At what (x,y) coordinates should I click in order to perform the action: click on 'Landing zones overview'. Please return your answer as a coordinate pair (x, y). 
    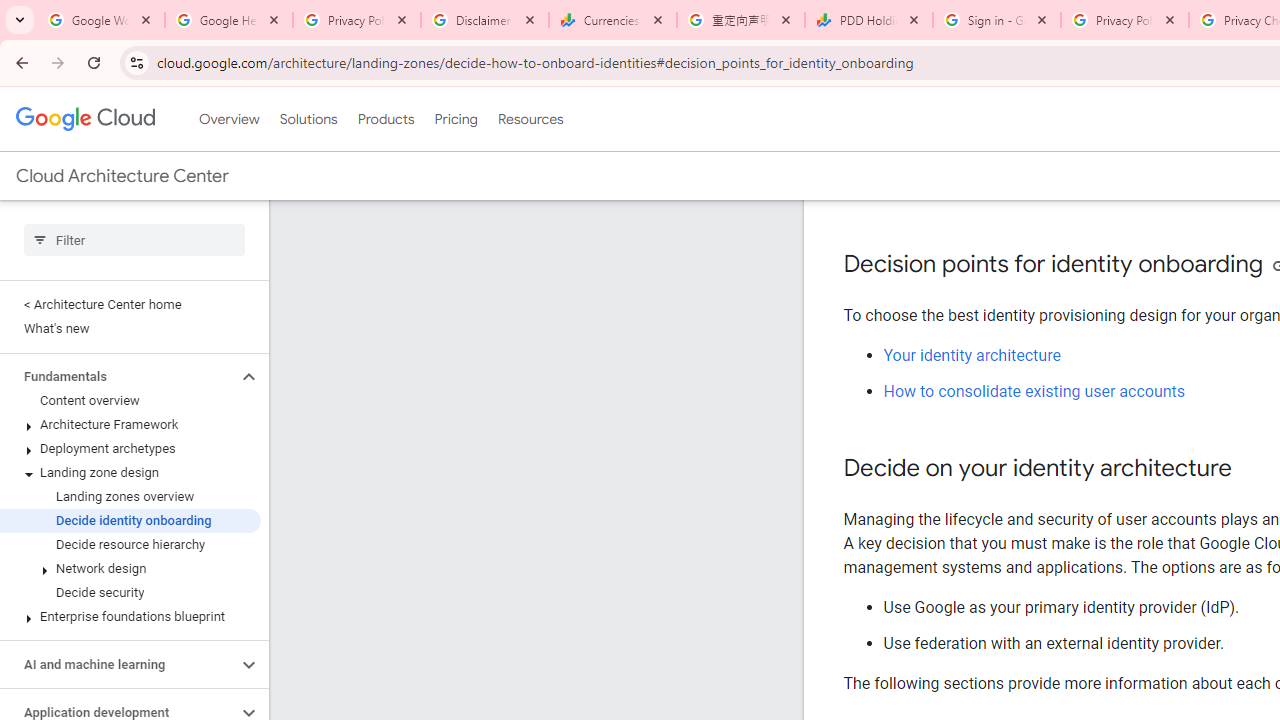
    Looking at the image, I should click on (129, 496).